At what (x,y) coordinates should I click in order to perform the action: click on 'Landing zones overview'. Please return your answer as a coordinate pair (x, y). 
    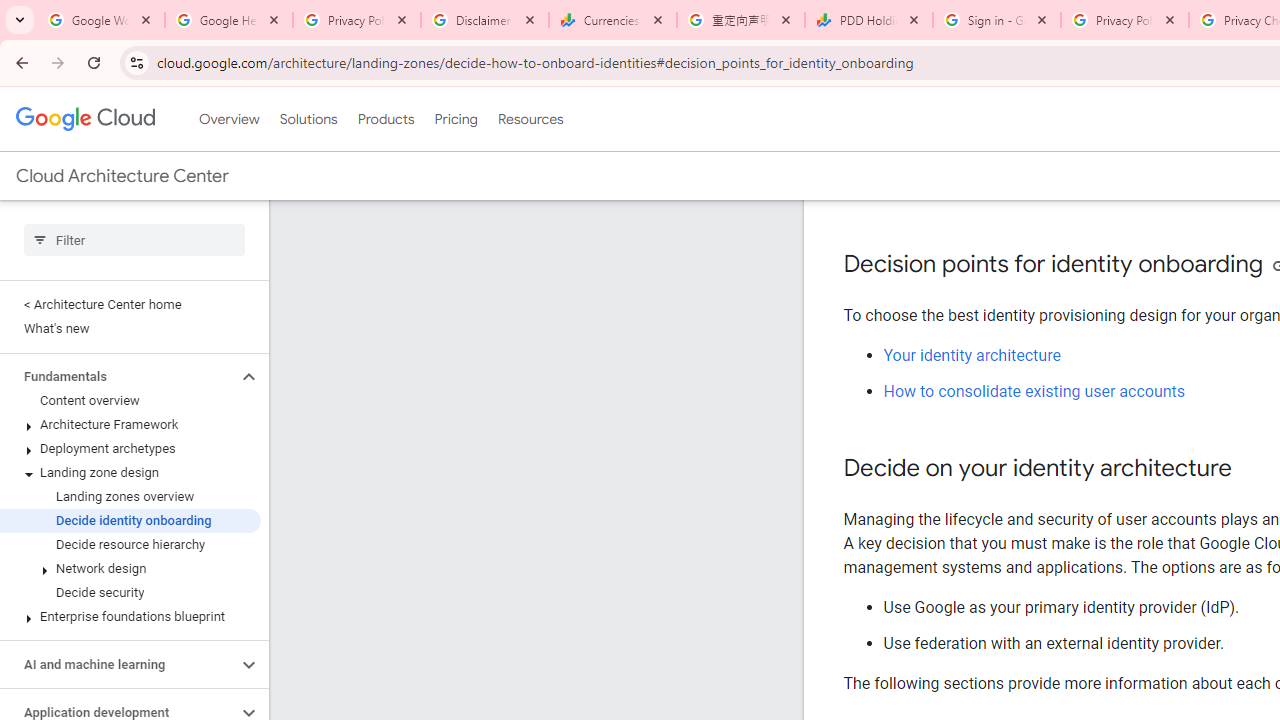
    Looking at the image, I should click on (129, 496).